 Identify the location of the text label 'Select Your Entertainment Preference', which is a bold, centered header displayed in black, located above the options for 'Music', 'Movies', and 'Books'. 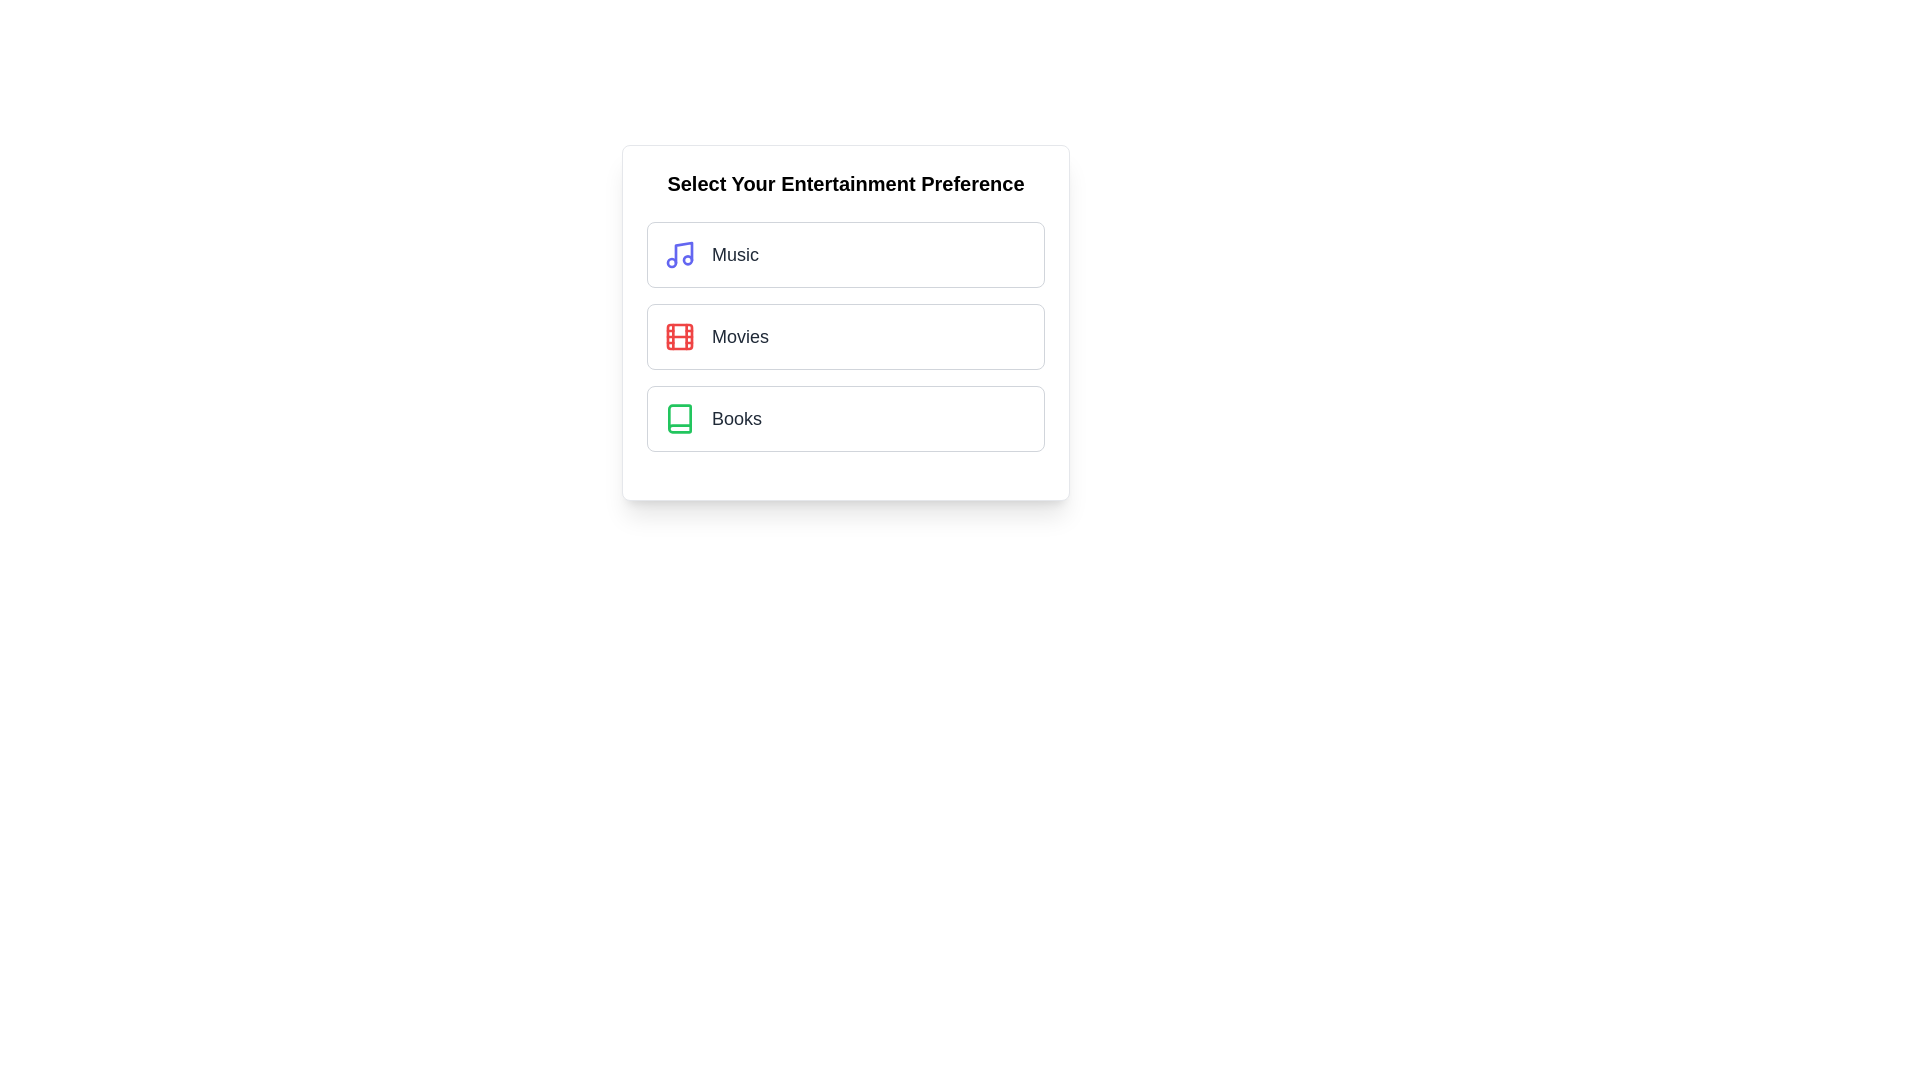
(845, 184).